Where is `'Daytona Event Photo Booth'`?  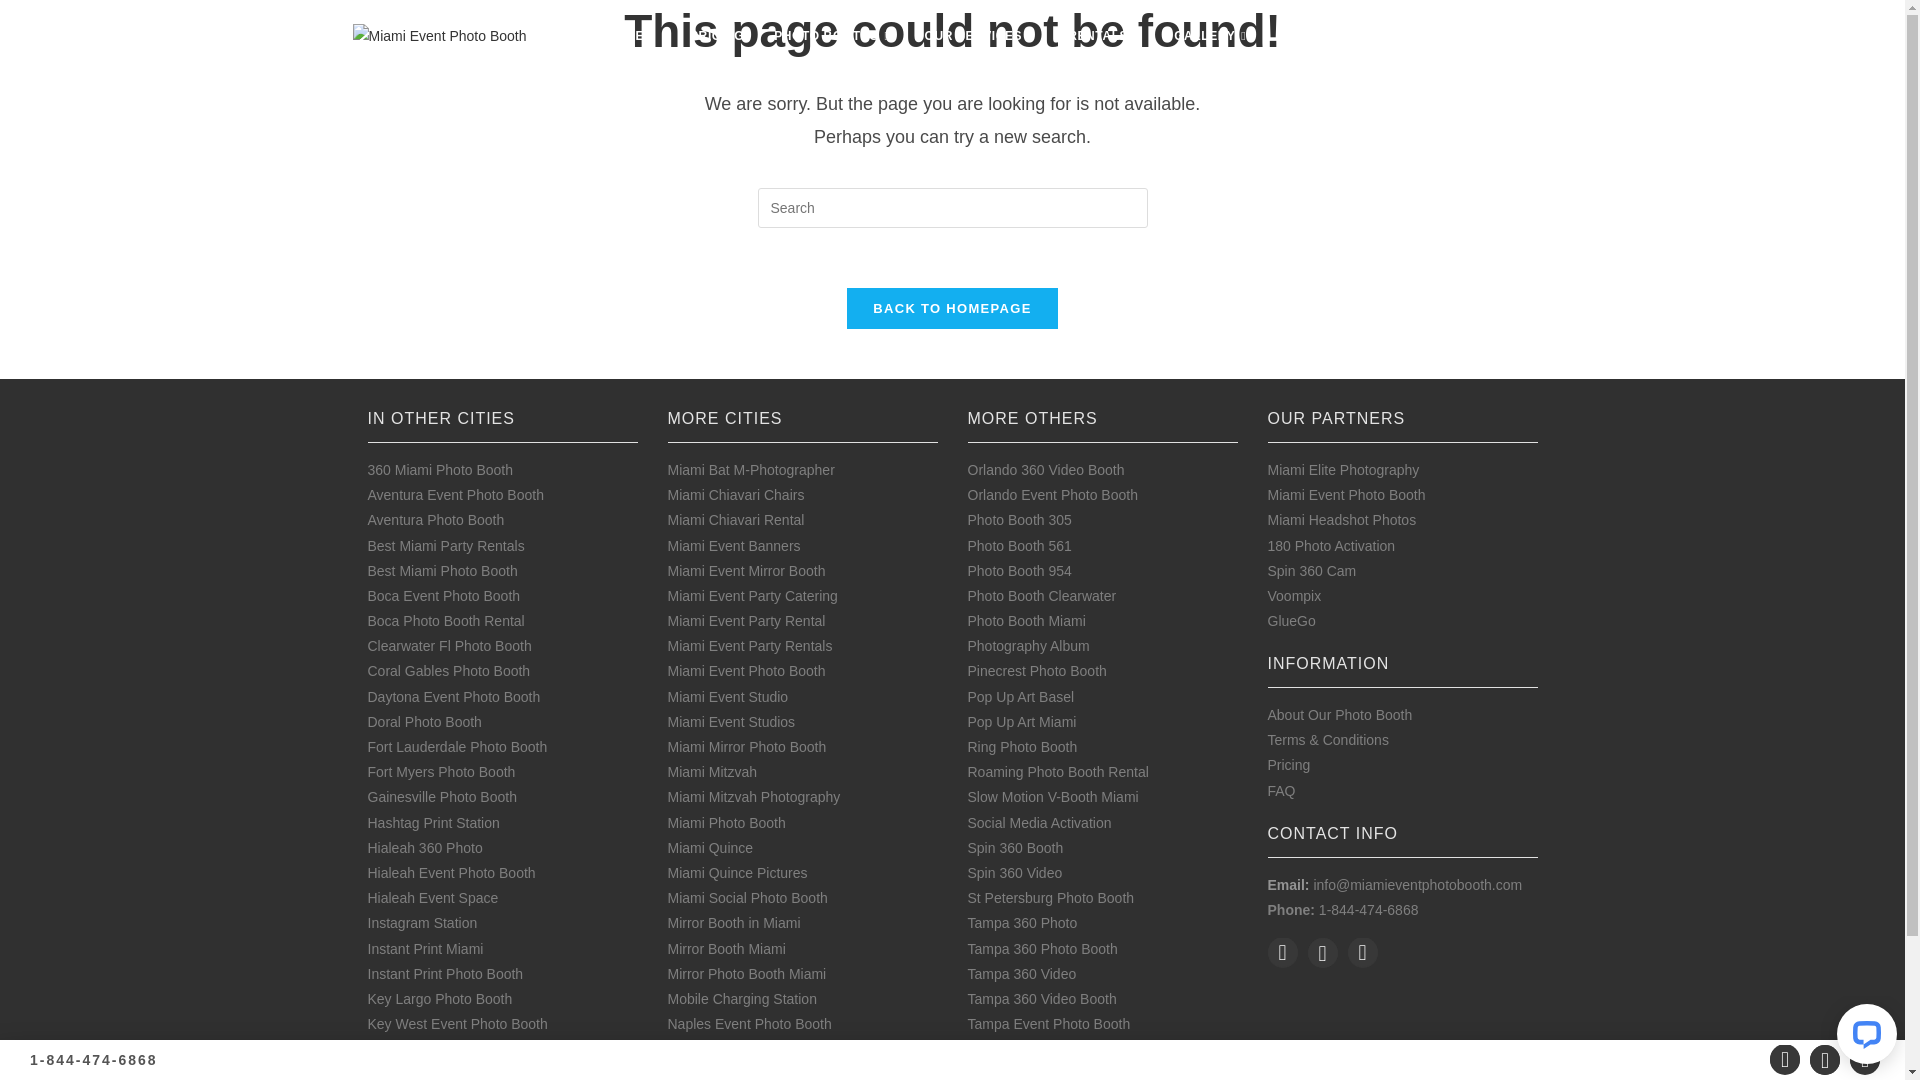 'Daytona Event Photo Booth' is located at coordinates (453, 696).